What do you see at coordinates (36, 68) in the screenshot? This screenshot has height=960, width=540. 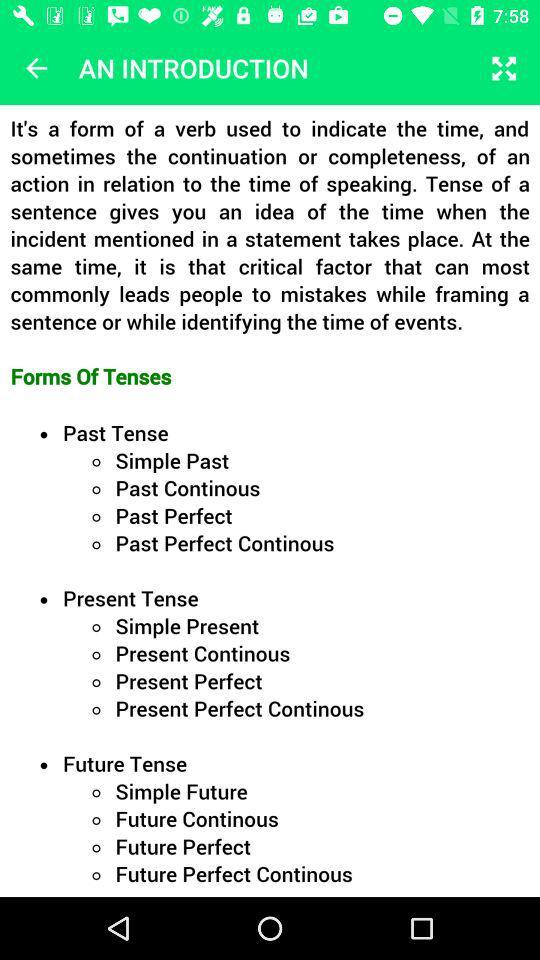 I see `go back` at bounding box center [36, 68].